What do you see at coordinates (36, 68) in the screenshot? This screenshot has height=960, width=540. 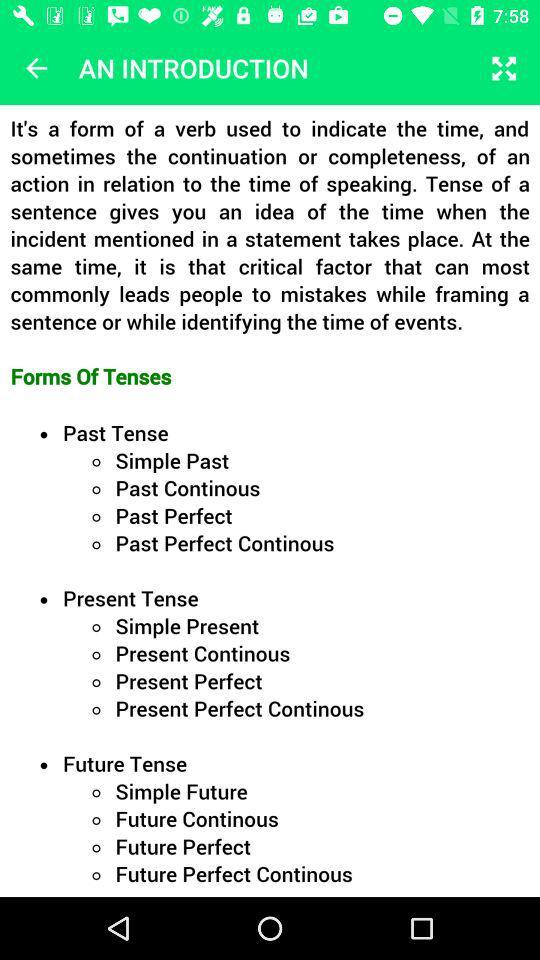 I see `go back` at bounding box center [36, 68].